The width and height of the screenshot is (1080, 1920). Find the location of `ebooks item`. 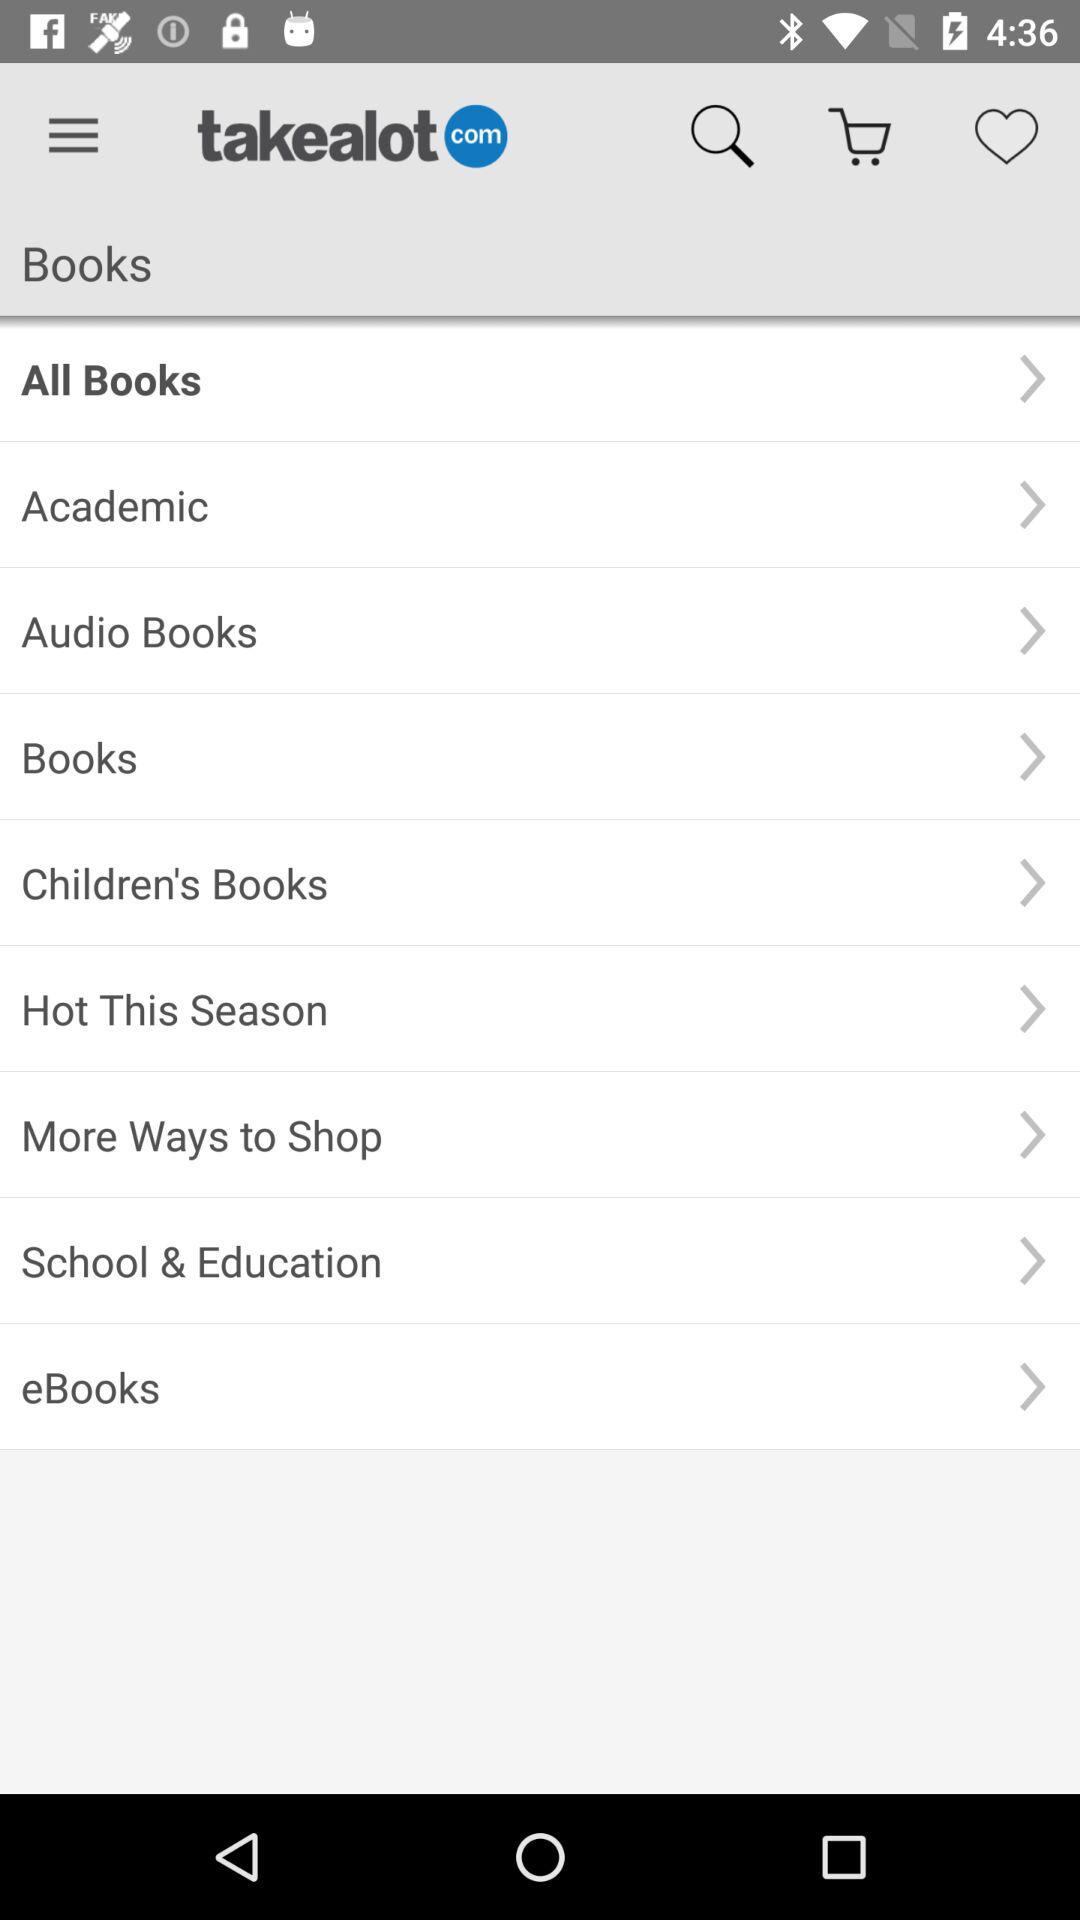

ebooks item is located at coordinates (502, 1385).